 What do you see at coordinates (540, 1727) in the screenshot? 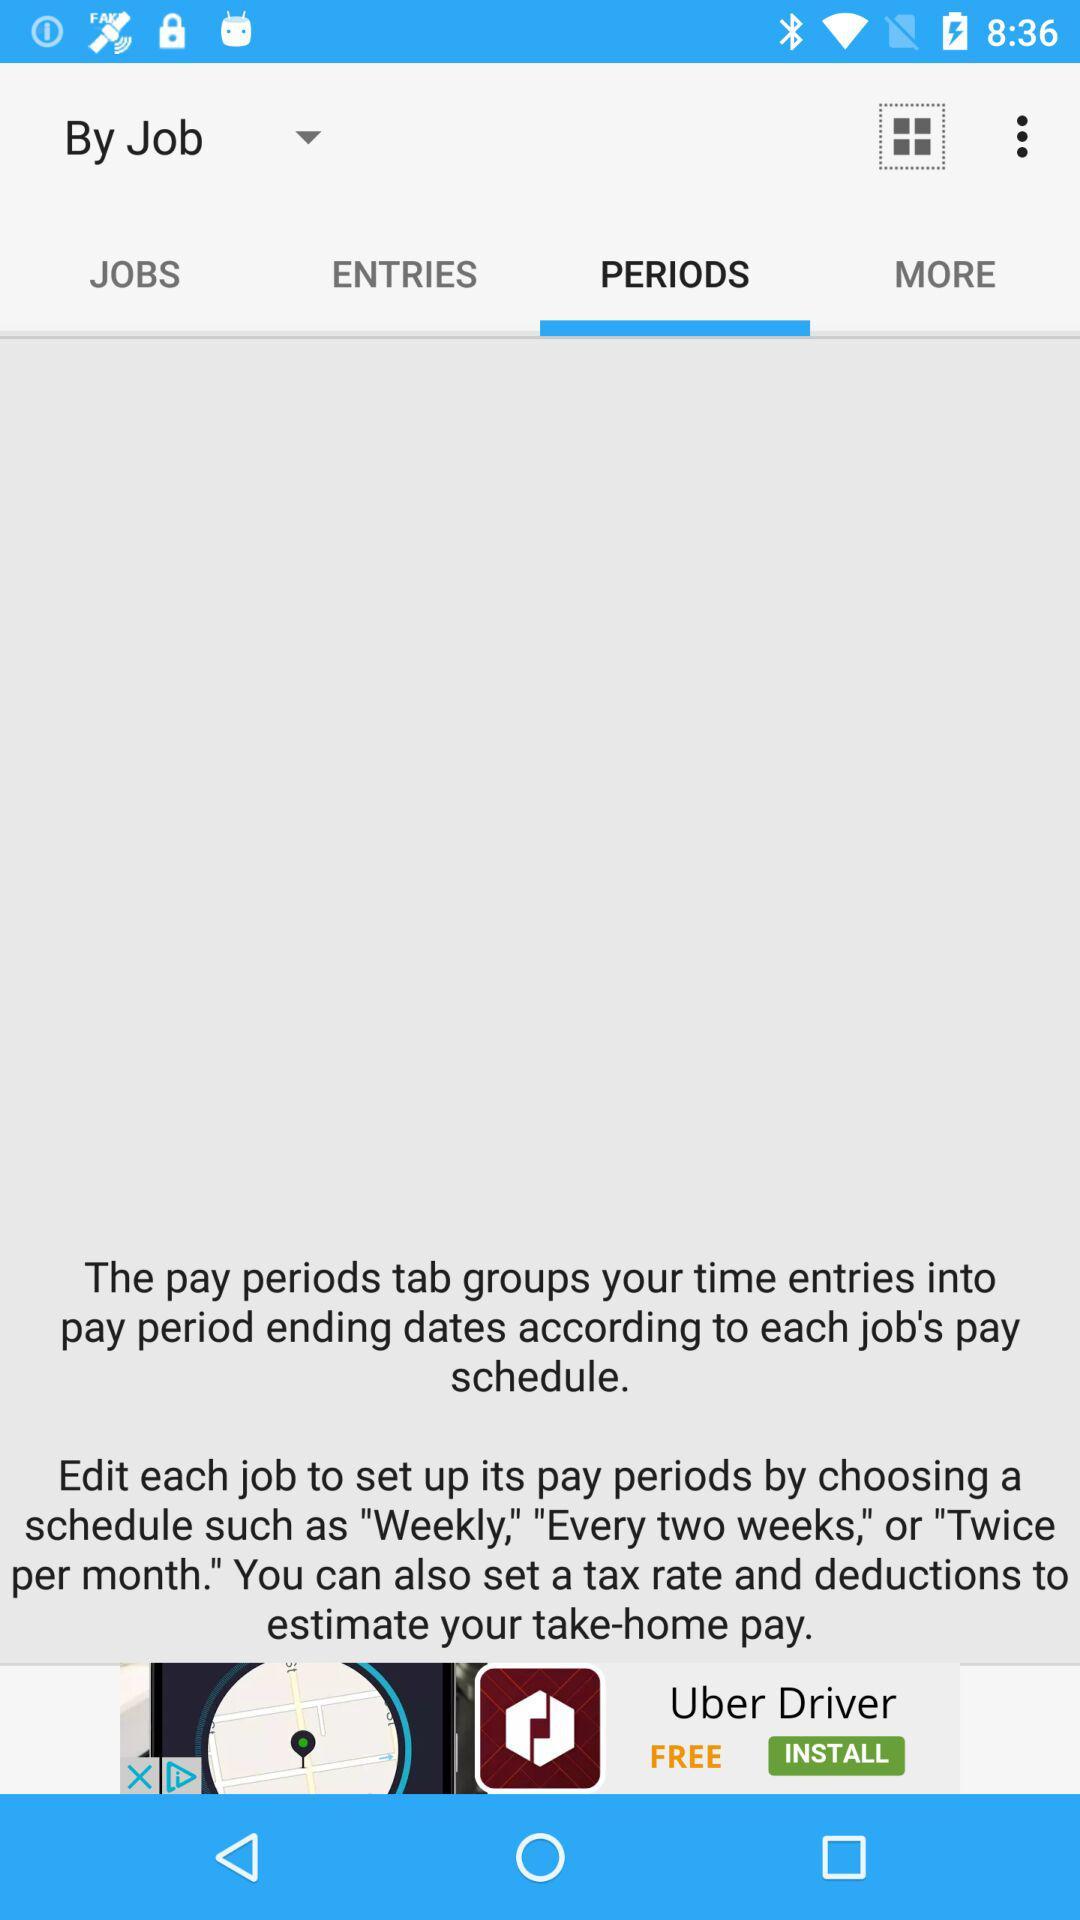
I see `advertisement page` at bounding box center [540, 1727].